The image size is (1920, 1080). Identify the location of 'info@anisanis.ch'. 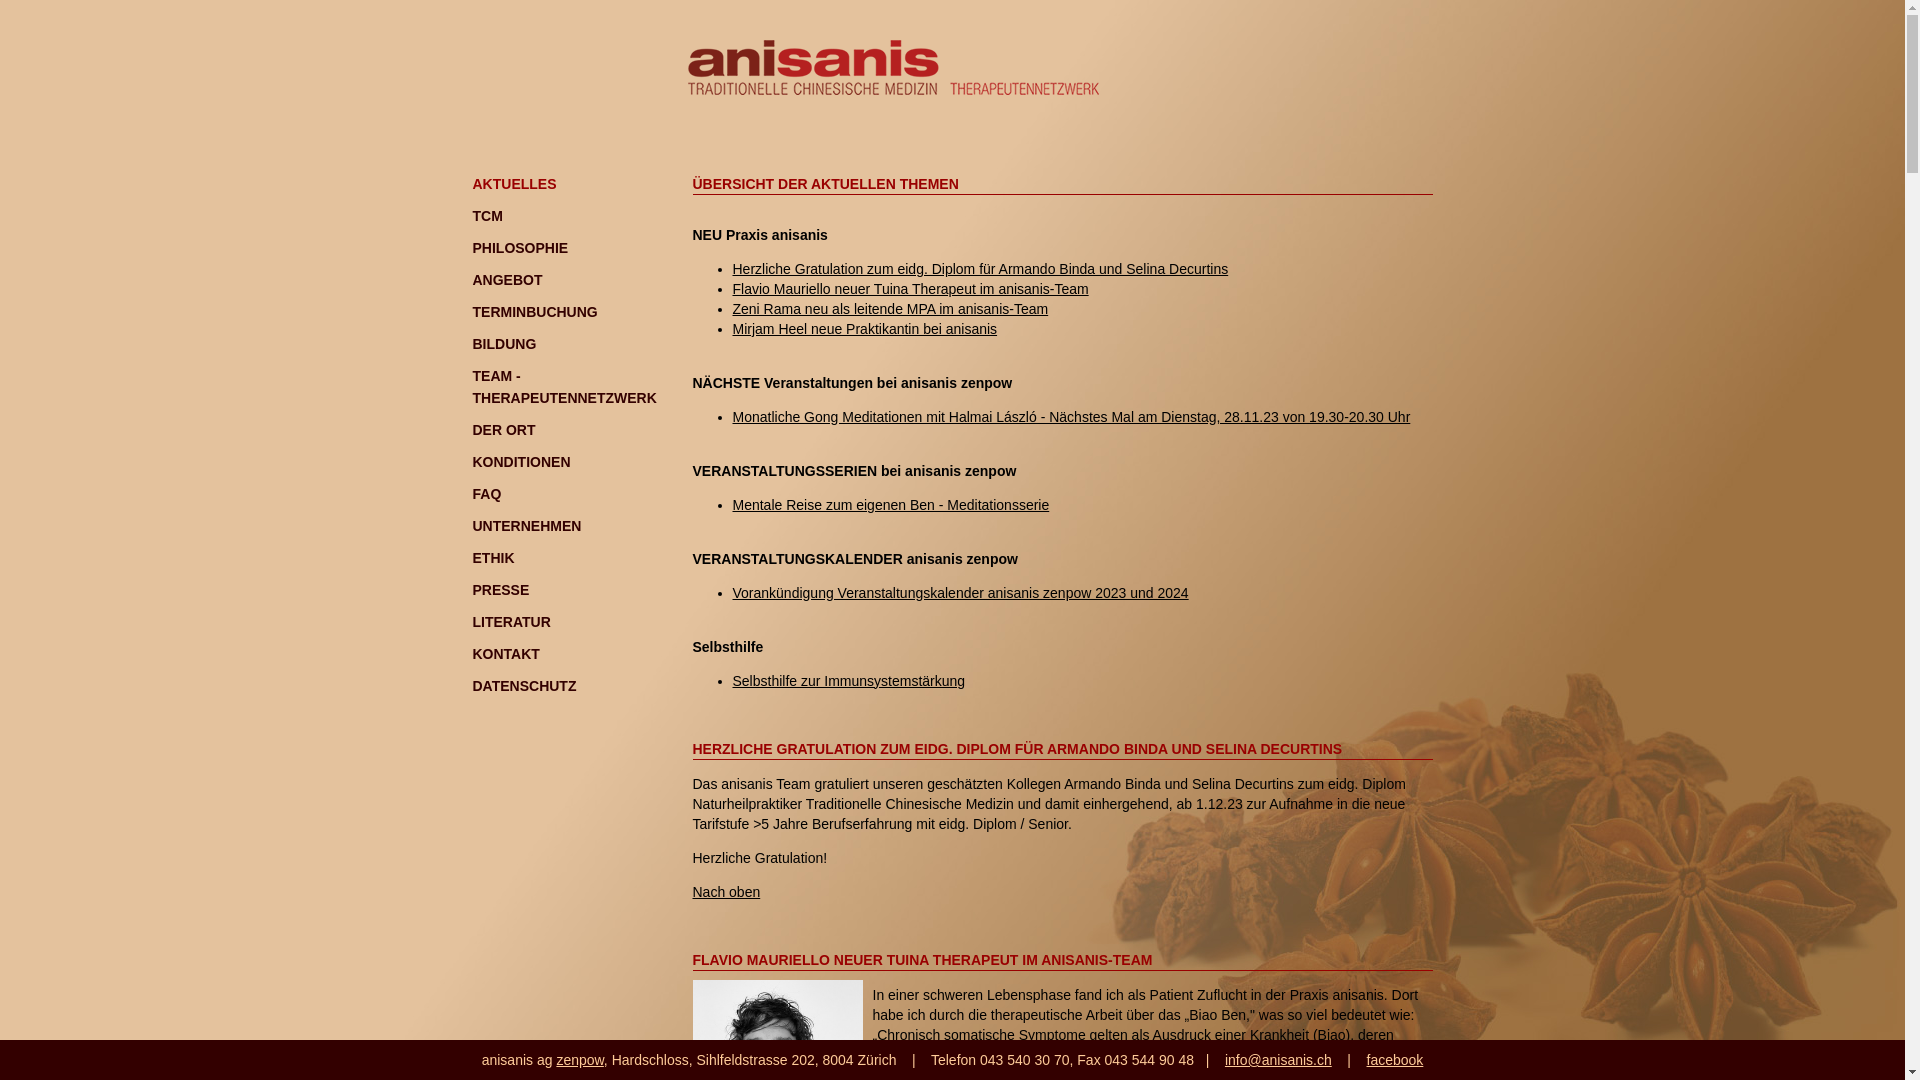
(1277, 1059).